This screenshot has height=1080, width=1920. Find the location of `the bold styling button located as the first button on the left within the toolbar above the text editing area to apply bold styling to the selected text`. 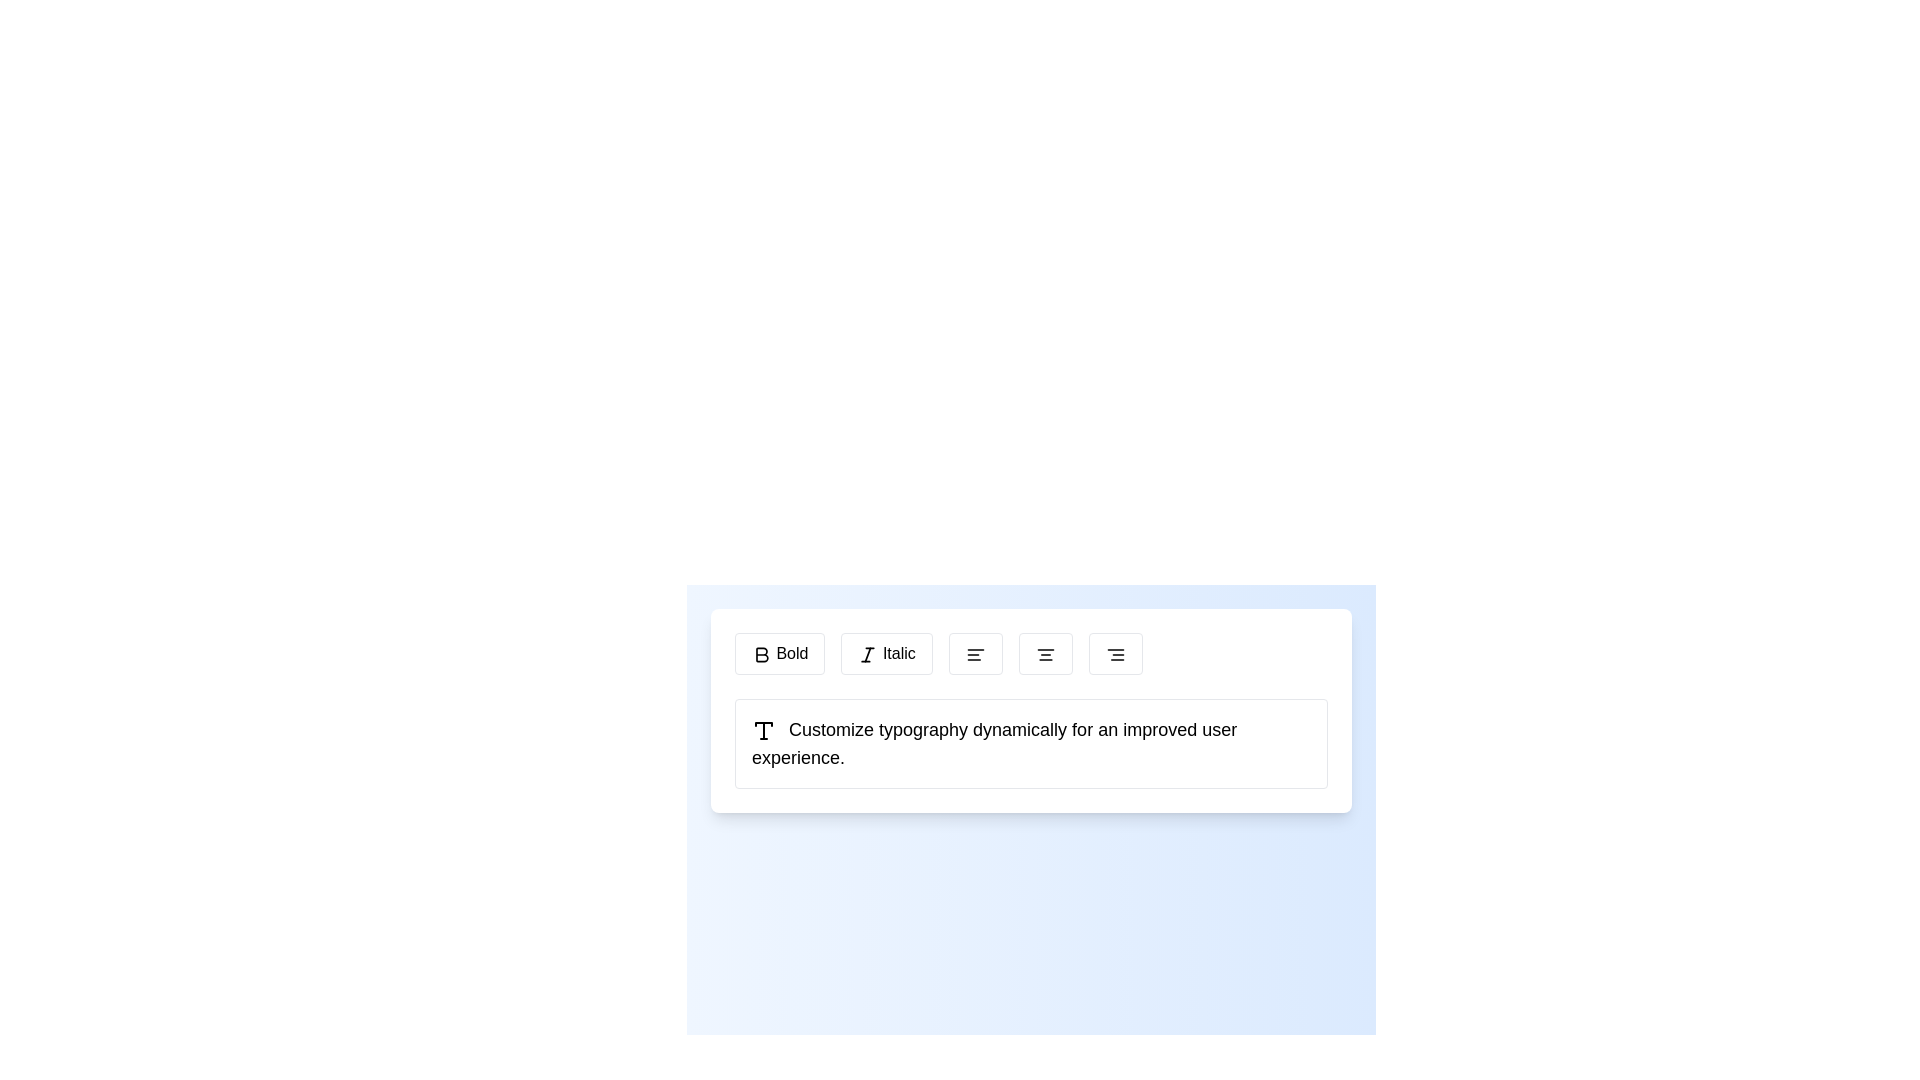

the bold styling button located as the first button on the left within the toolbar above the text editing area to apply bold styling to the selected text is located at coordinates (761, 654).